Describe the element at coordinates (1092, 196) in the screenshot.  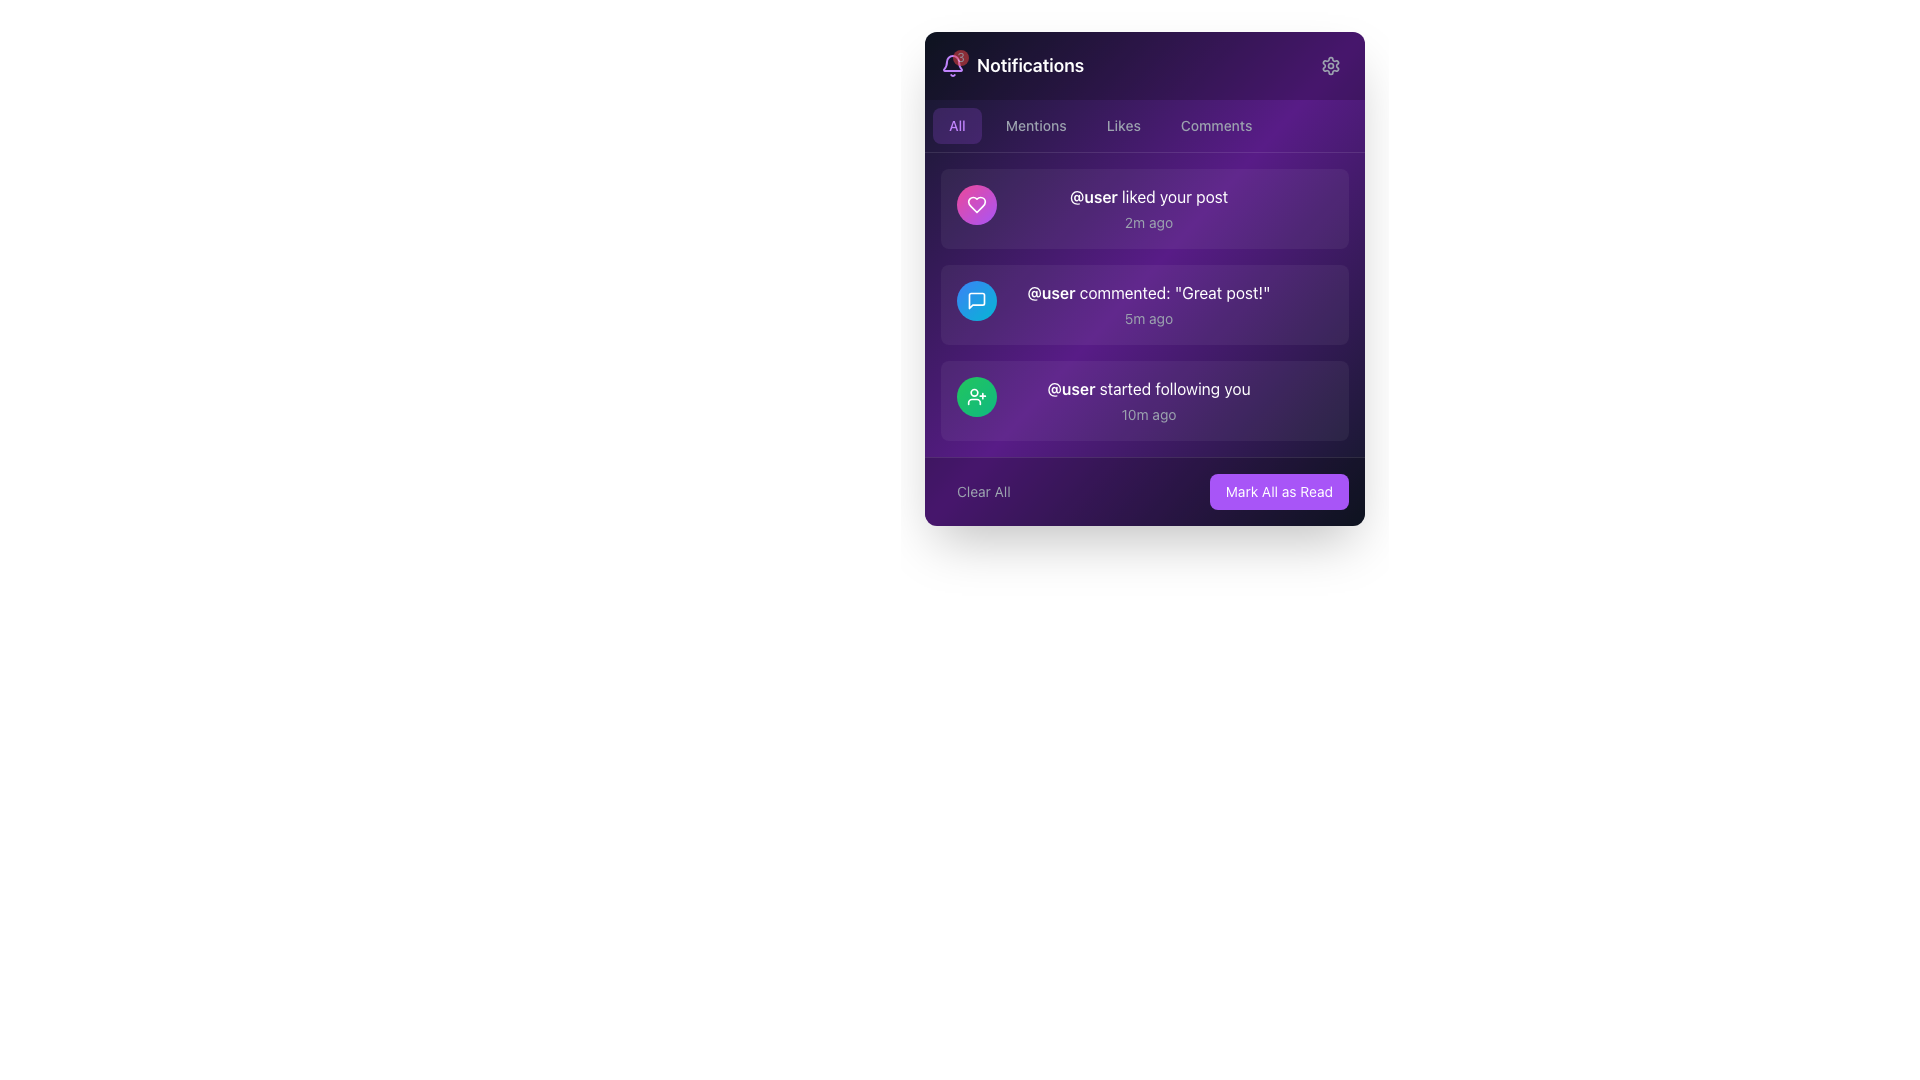
I see `the username mention text label located in the first notification, which displays '@user liked your post', positioned at the left midpoint of the message` at that location.